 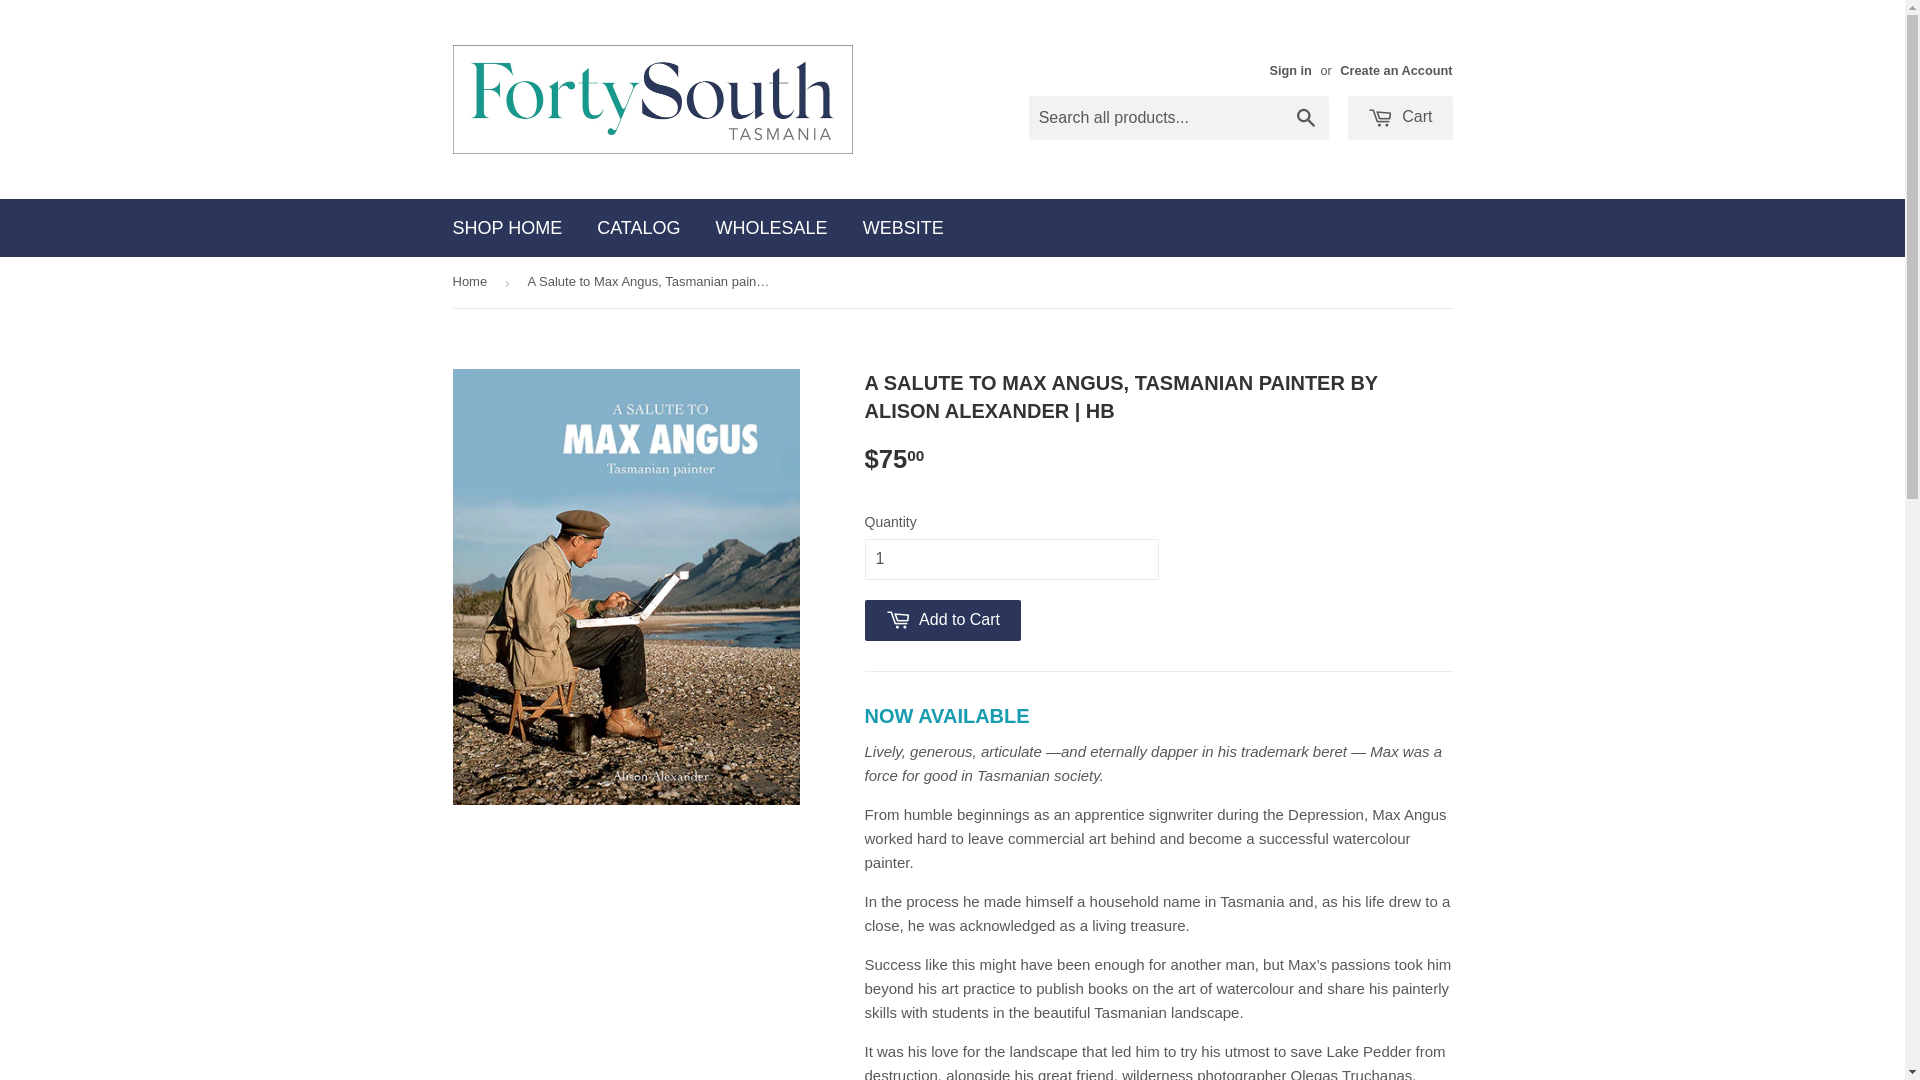 I want to click on 'WEBSITE', so click(x=902, y=226).